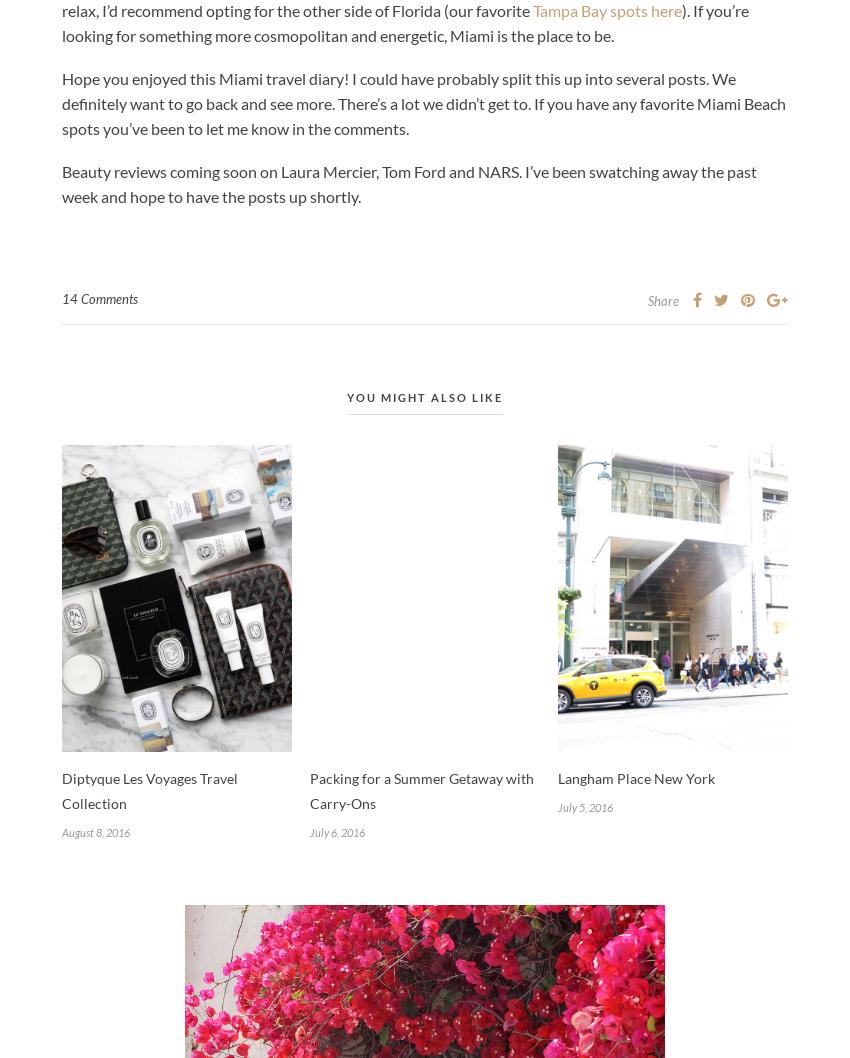 Image resolution: width=850 pixels, height=1058 pixels. Describe the element at coordinates (94, 830) in the screenshot. I see `'August 8, 2016'` at that location.